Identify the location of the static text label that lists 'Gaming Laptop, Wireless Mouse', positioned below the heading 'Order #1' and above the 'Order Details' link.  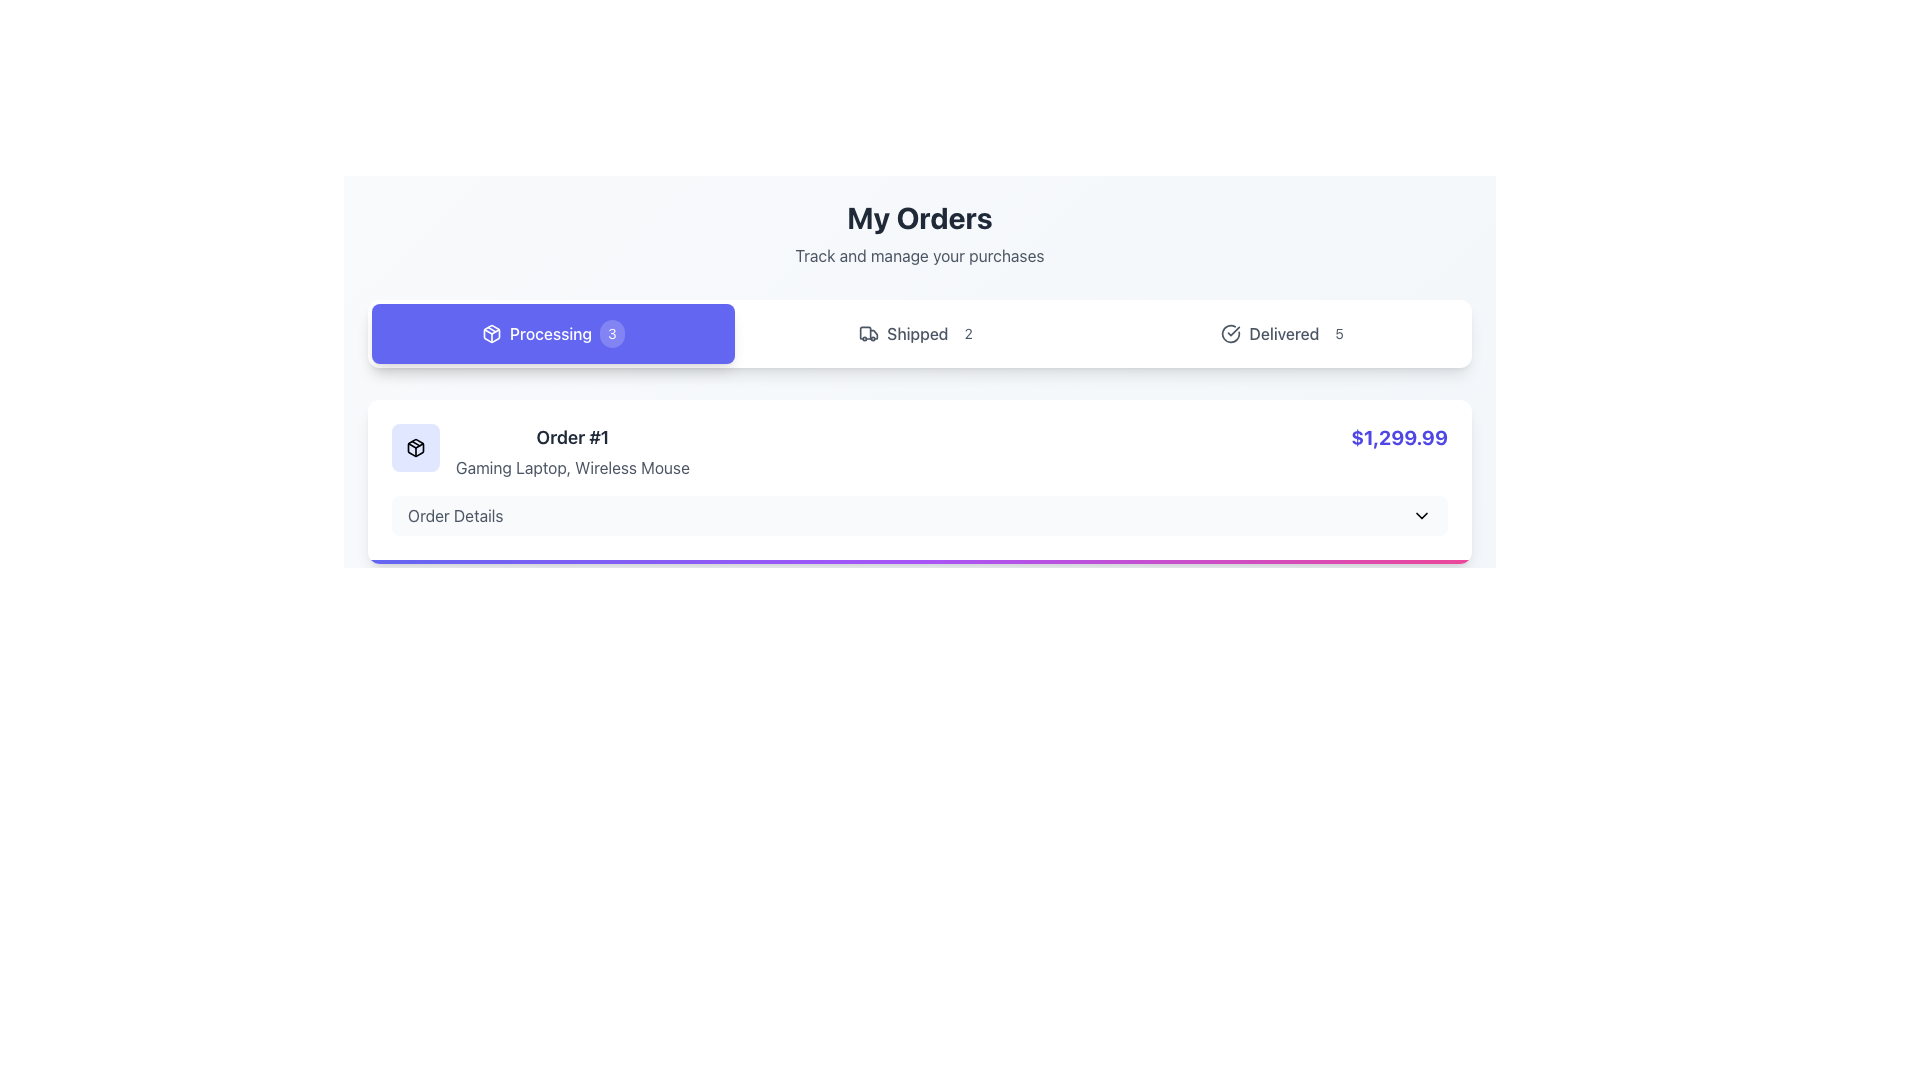
(571, 467).